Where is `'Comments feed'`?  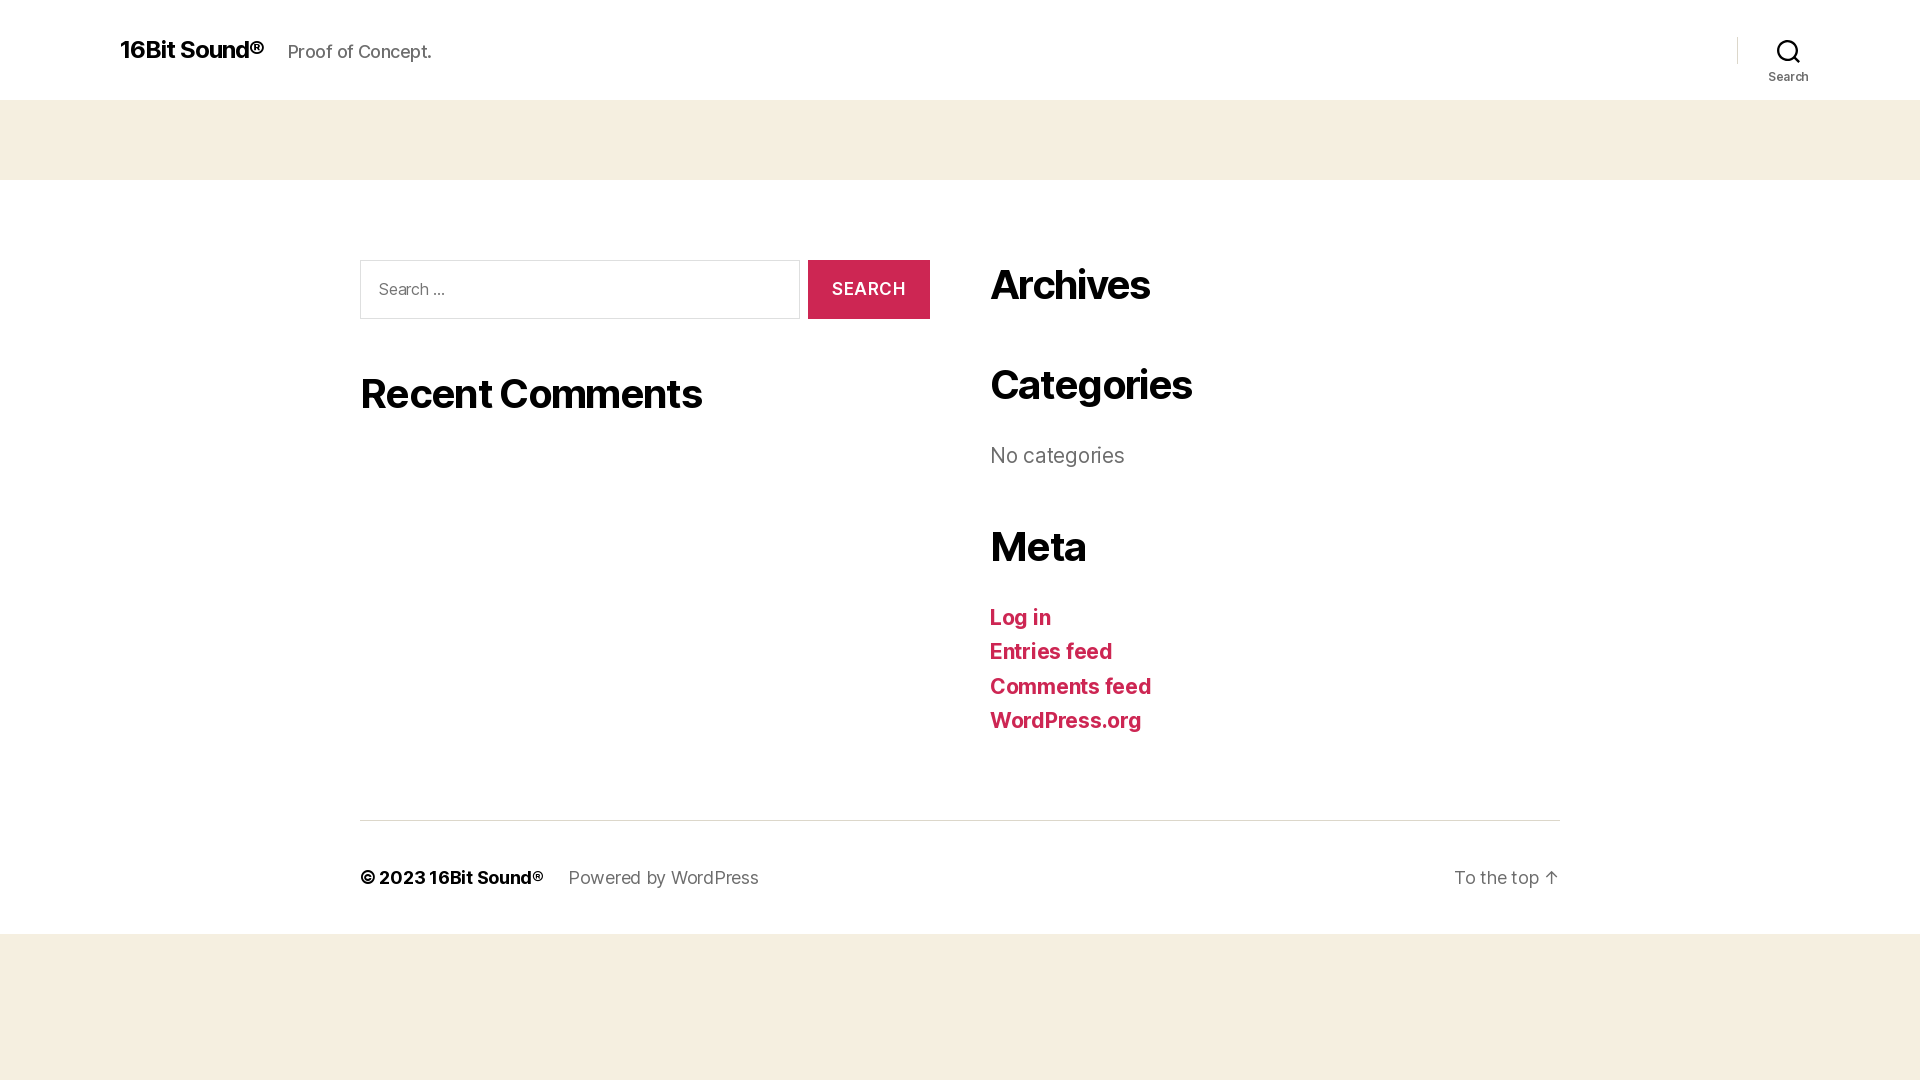
'Comments feed' is located at coordinates (1069, 685).